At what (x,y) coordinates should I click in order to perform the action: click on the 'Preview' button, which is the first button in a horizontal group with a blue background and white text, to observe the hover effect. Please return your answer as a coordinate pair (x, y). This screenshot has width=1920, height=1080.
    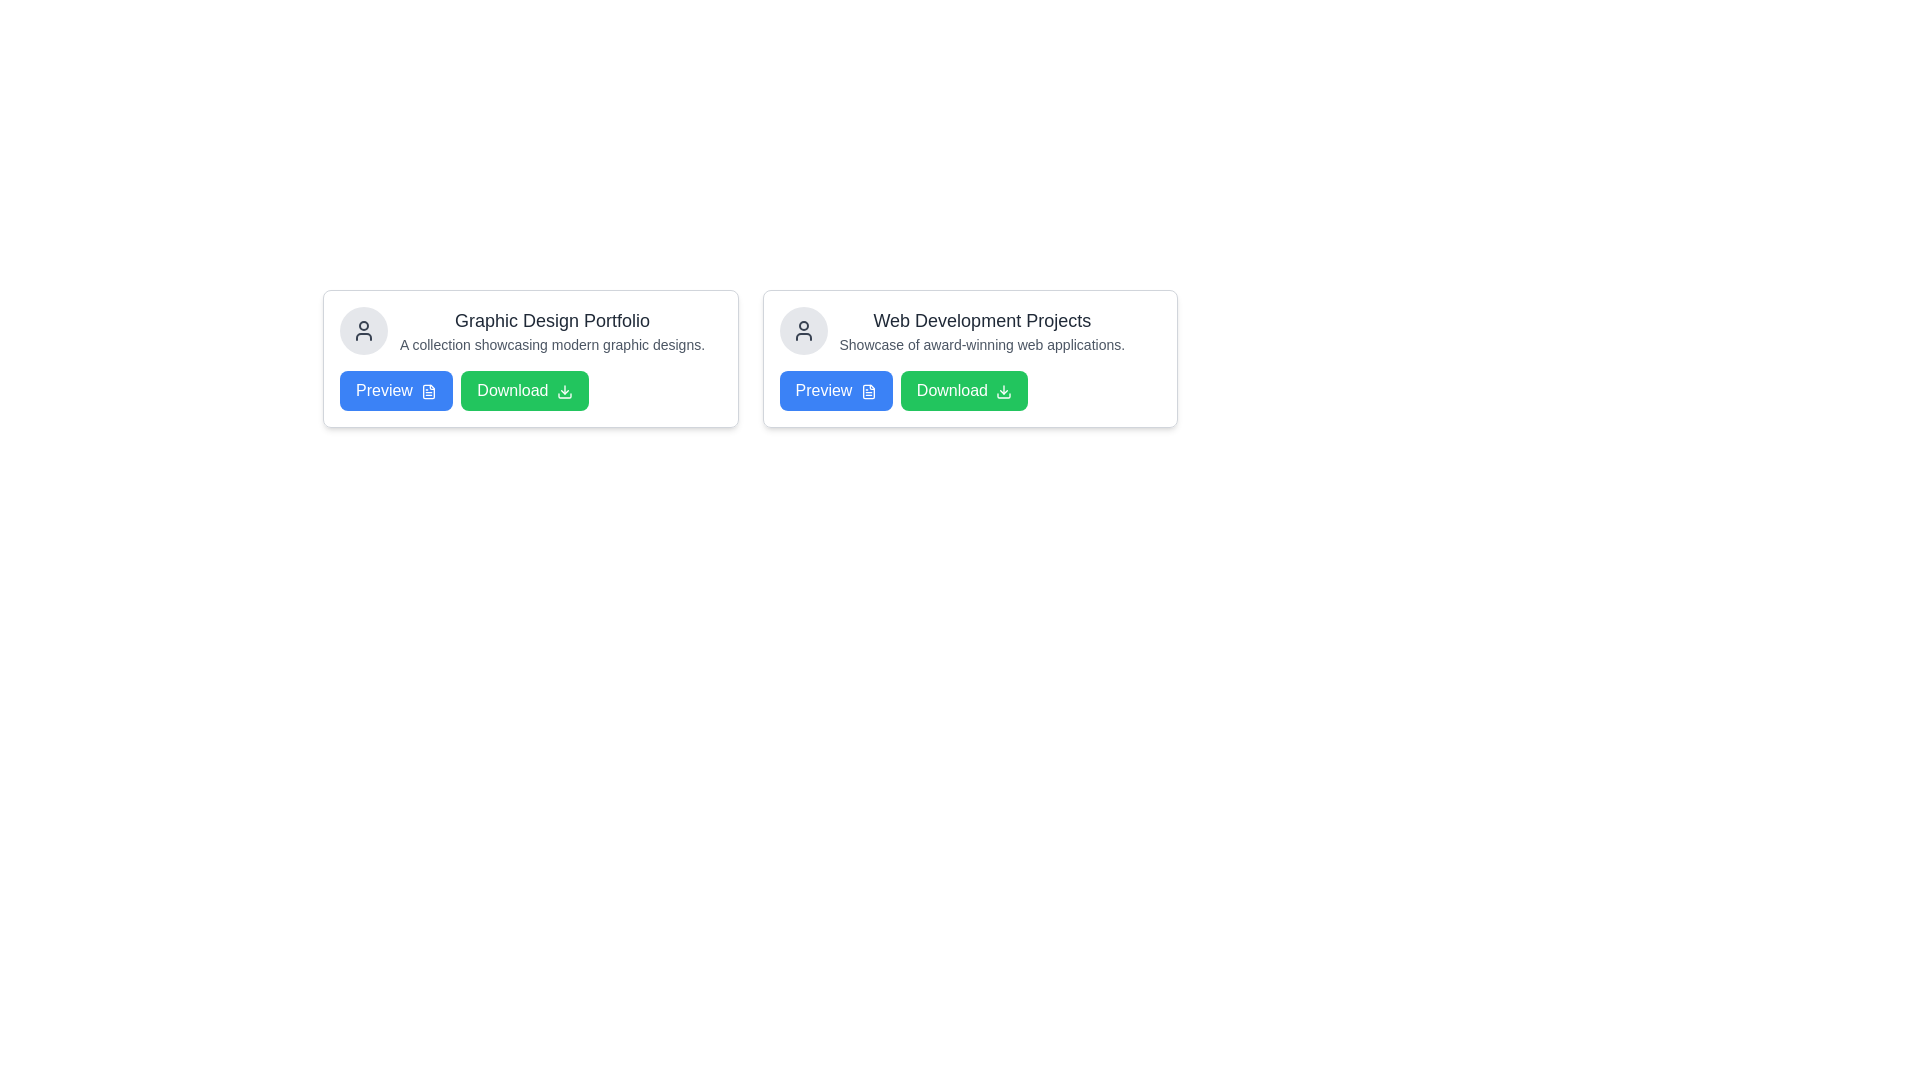
    Looking at the image, I should click on (836, 390).